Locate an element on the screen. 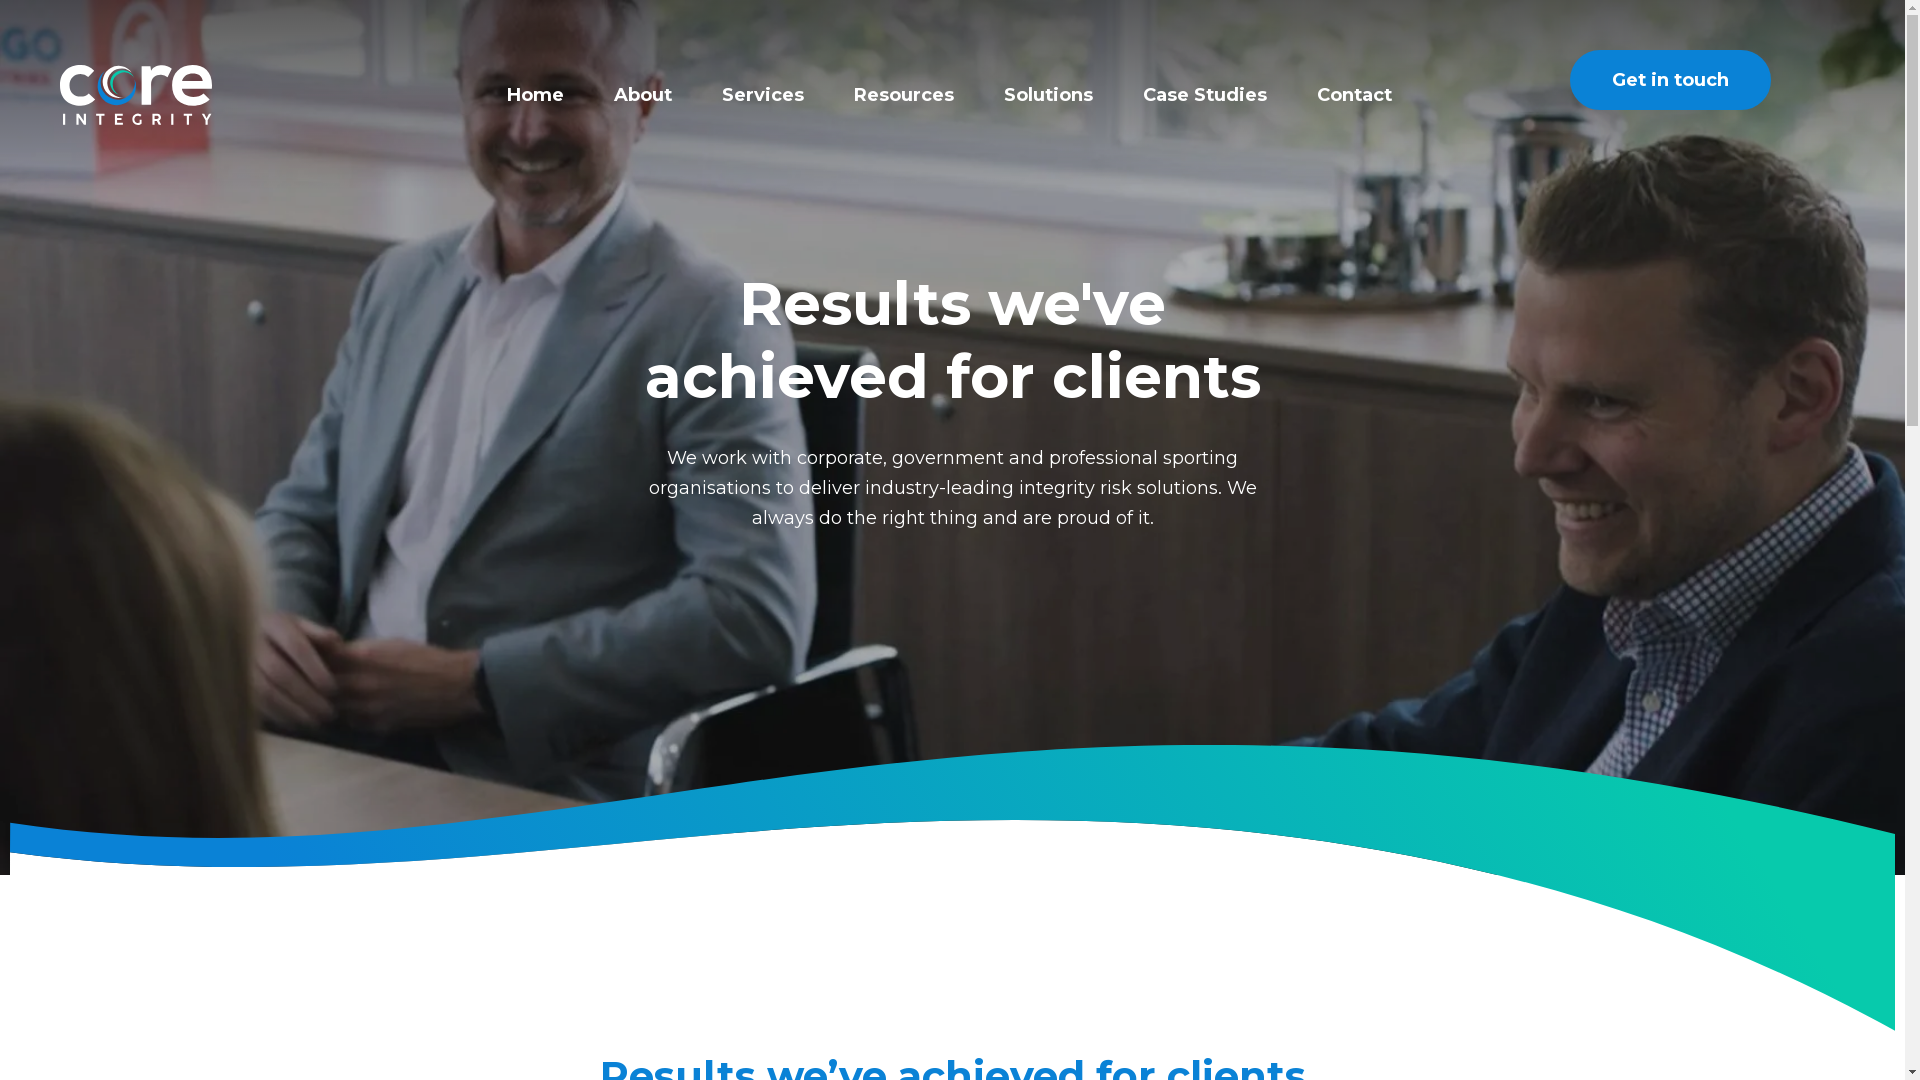 The height and width of the screenshot is (1080, 1920). 'Home' is located at coordinates (535, 95).